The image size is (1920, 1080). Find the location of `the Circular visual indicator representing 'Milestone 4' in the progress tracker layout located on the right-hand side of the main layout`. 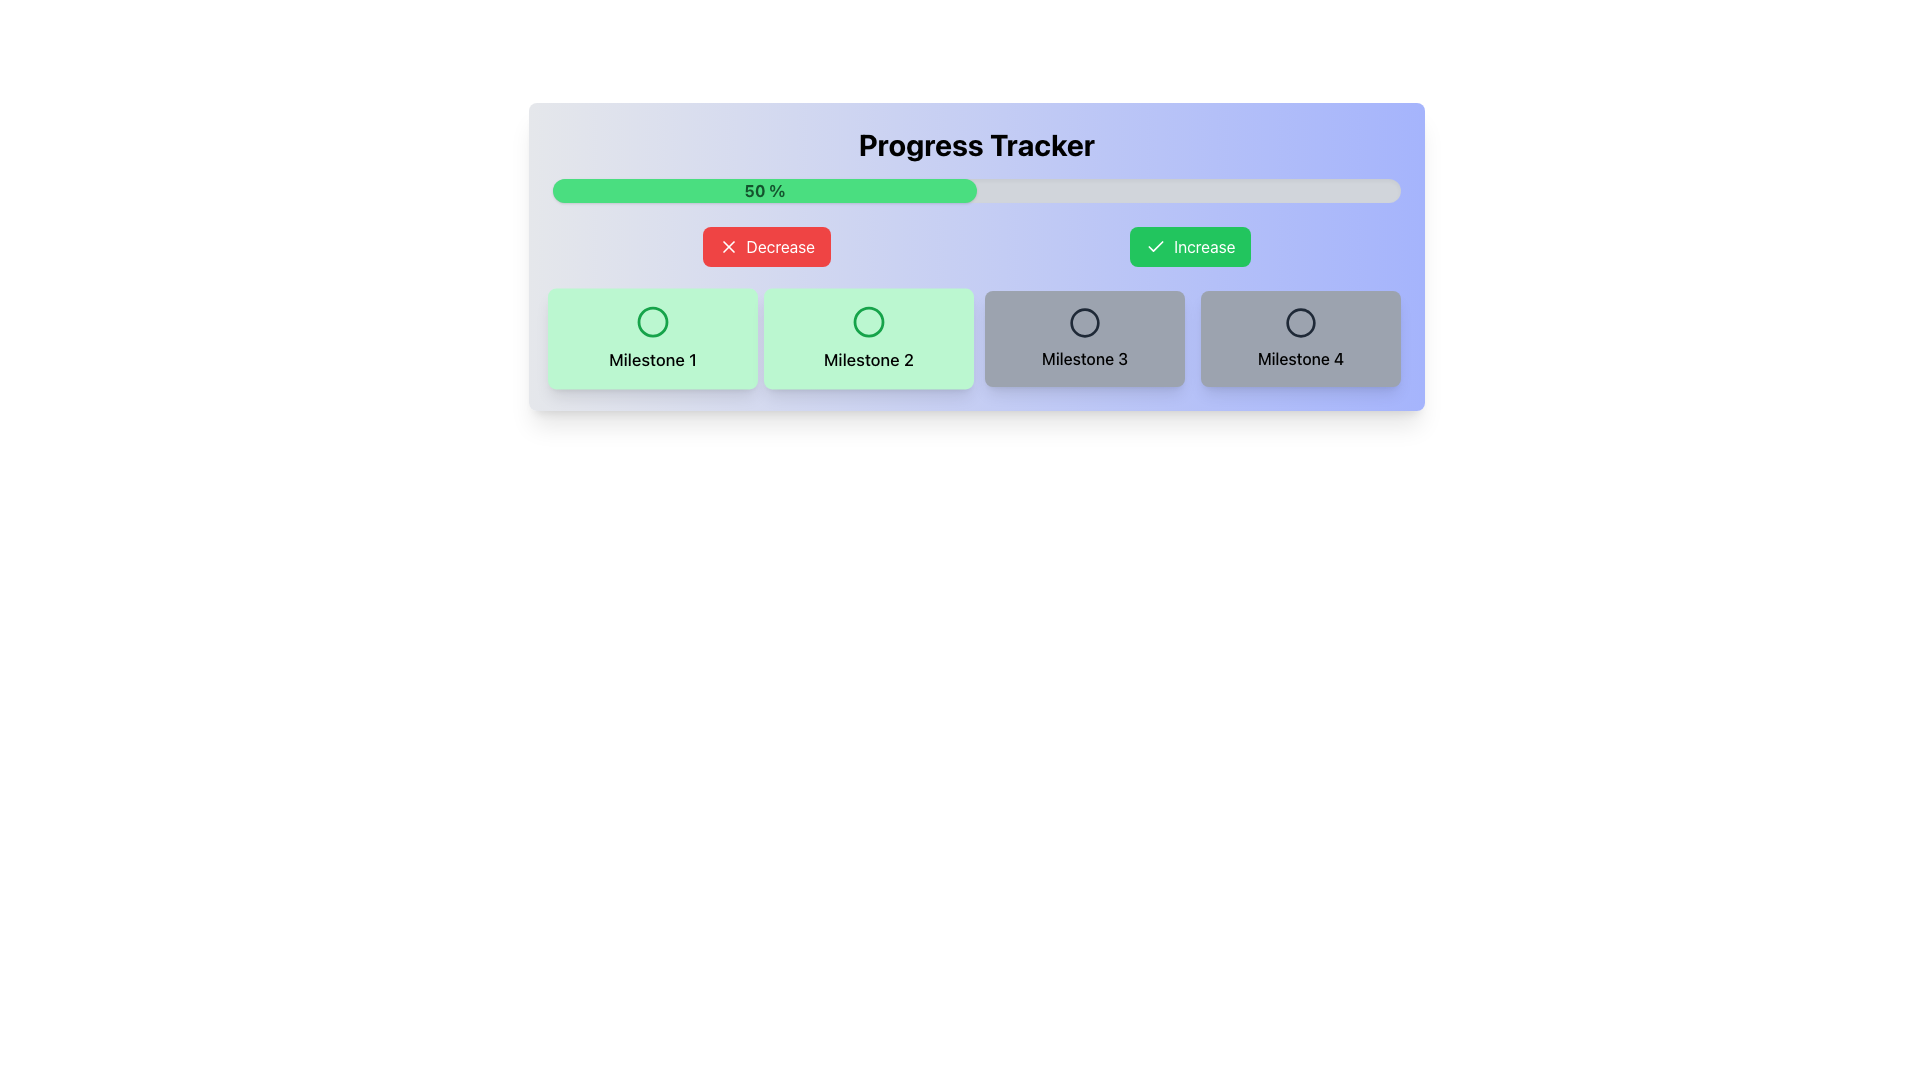

the Circular visual indicator representing 'Milestone 4' in the progress tracker layout located on the right-hand side of the main layout is located at coordinates (1300, 322).